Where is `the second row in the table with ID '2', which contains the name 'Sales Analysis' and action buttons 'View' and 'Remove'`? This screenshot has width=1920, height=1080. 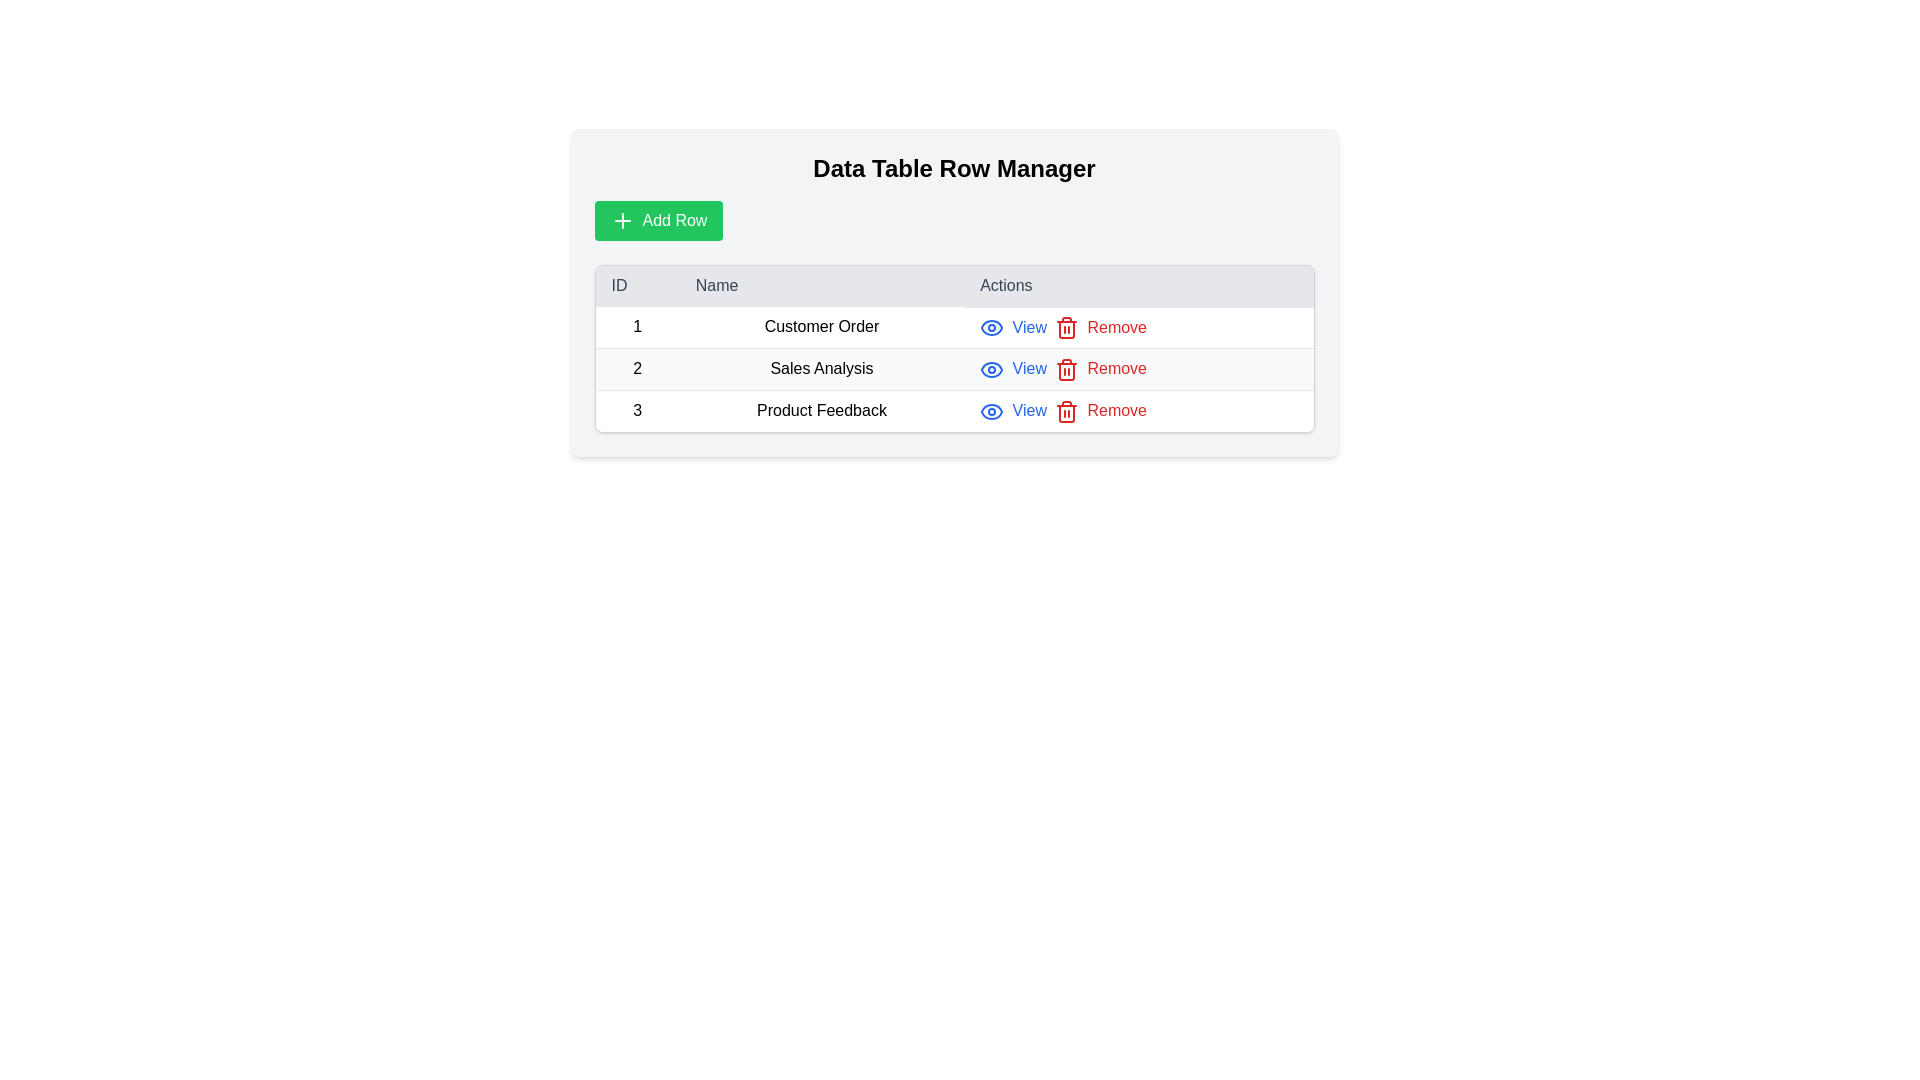 the second row in the table with ID '2', which contains the name 'Sales Analysis' and action buttons 'View' and 'Remove' is located at coordinates (953, 369).